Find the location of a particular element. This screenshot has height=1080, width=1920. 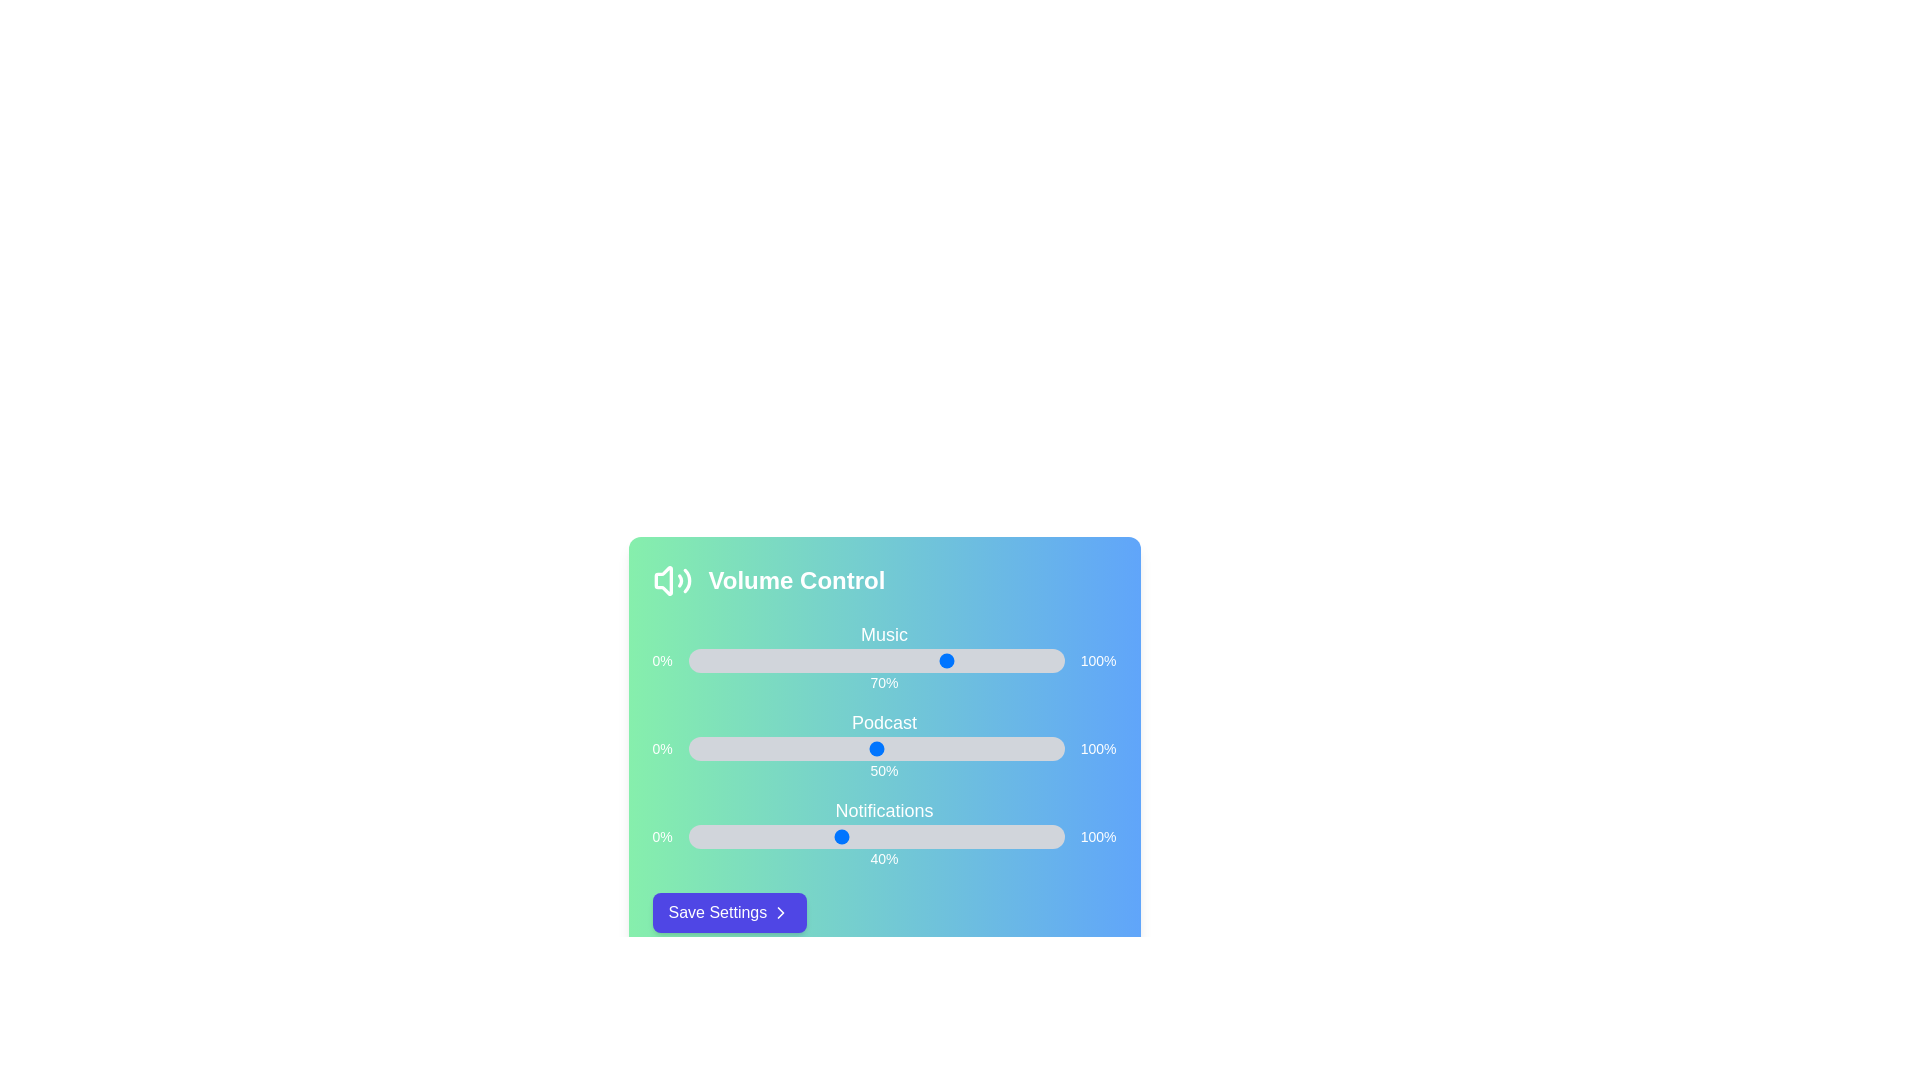

the 'Save Settings' button to save the current volume settings is located at coordinates (728, 913).